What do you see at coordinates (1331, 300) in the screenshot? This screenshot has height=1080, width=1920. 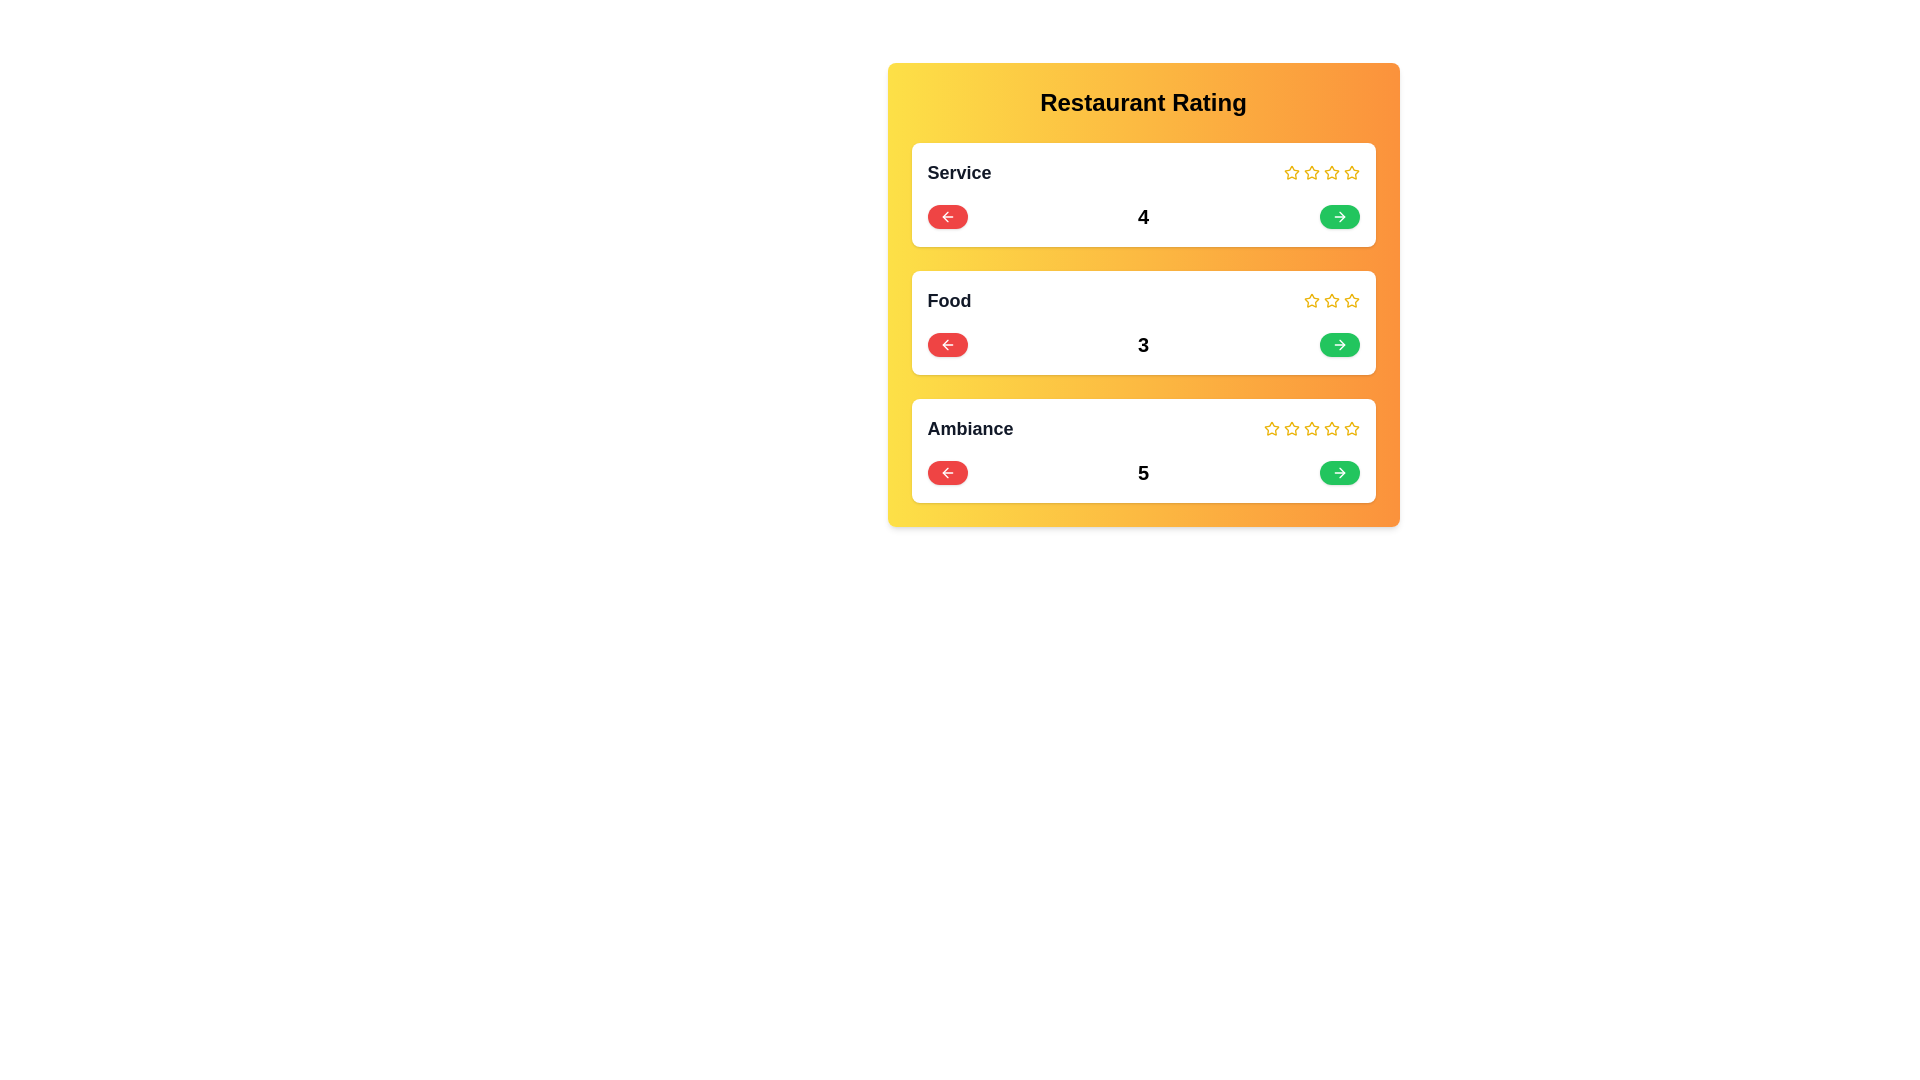 I see `the second golden star icon in the rating row for 'Food' to change the rating` at bounding box center [1331, 300].